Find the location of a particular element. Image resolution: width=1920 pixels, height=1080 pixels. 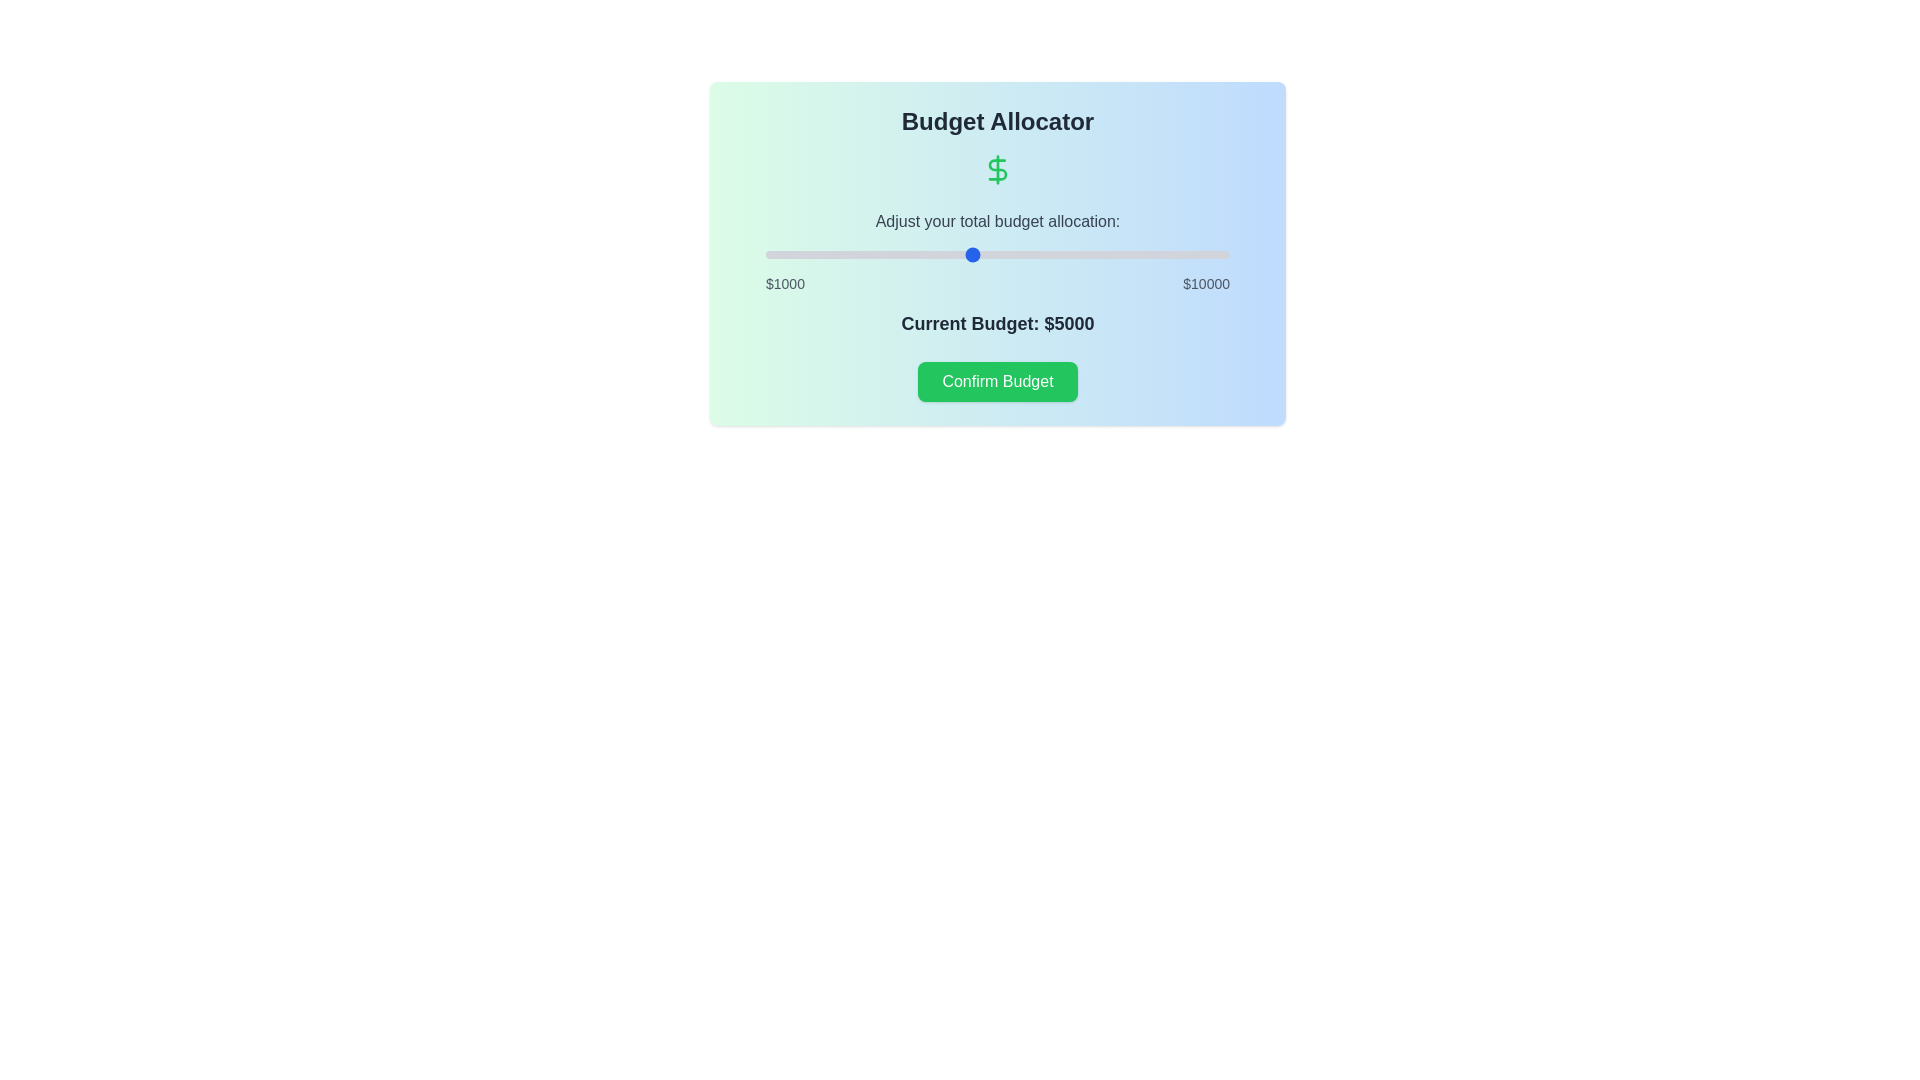

the budget slider to set the budget to 7292 dollars is located at coordinates (1089, 253).